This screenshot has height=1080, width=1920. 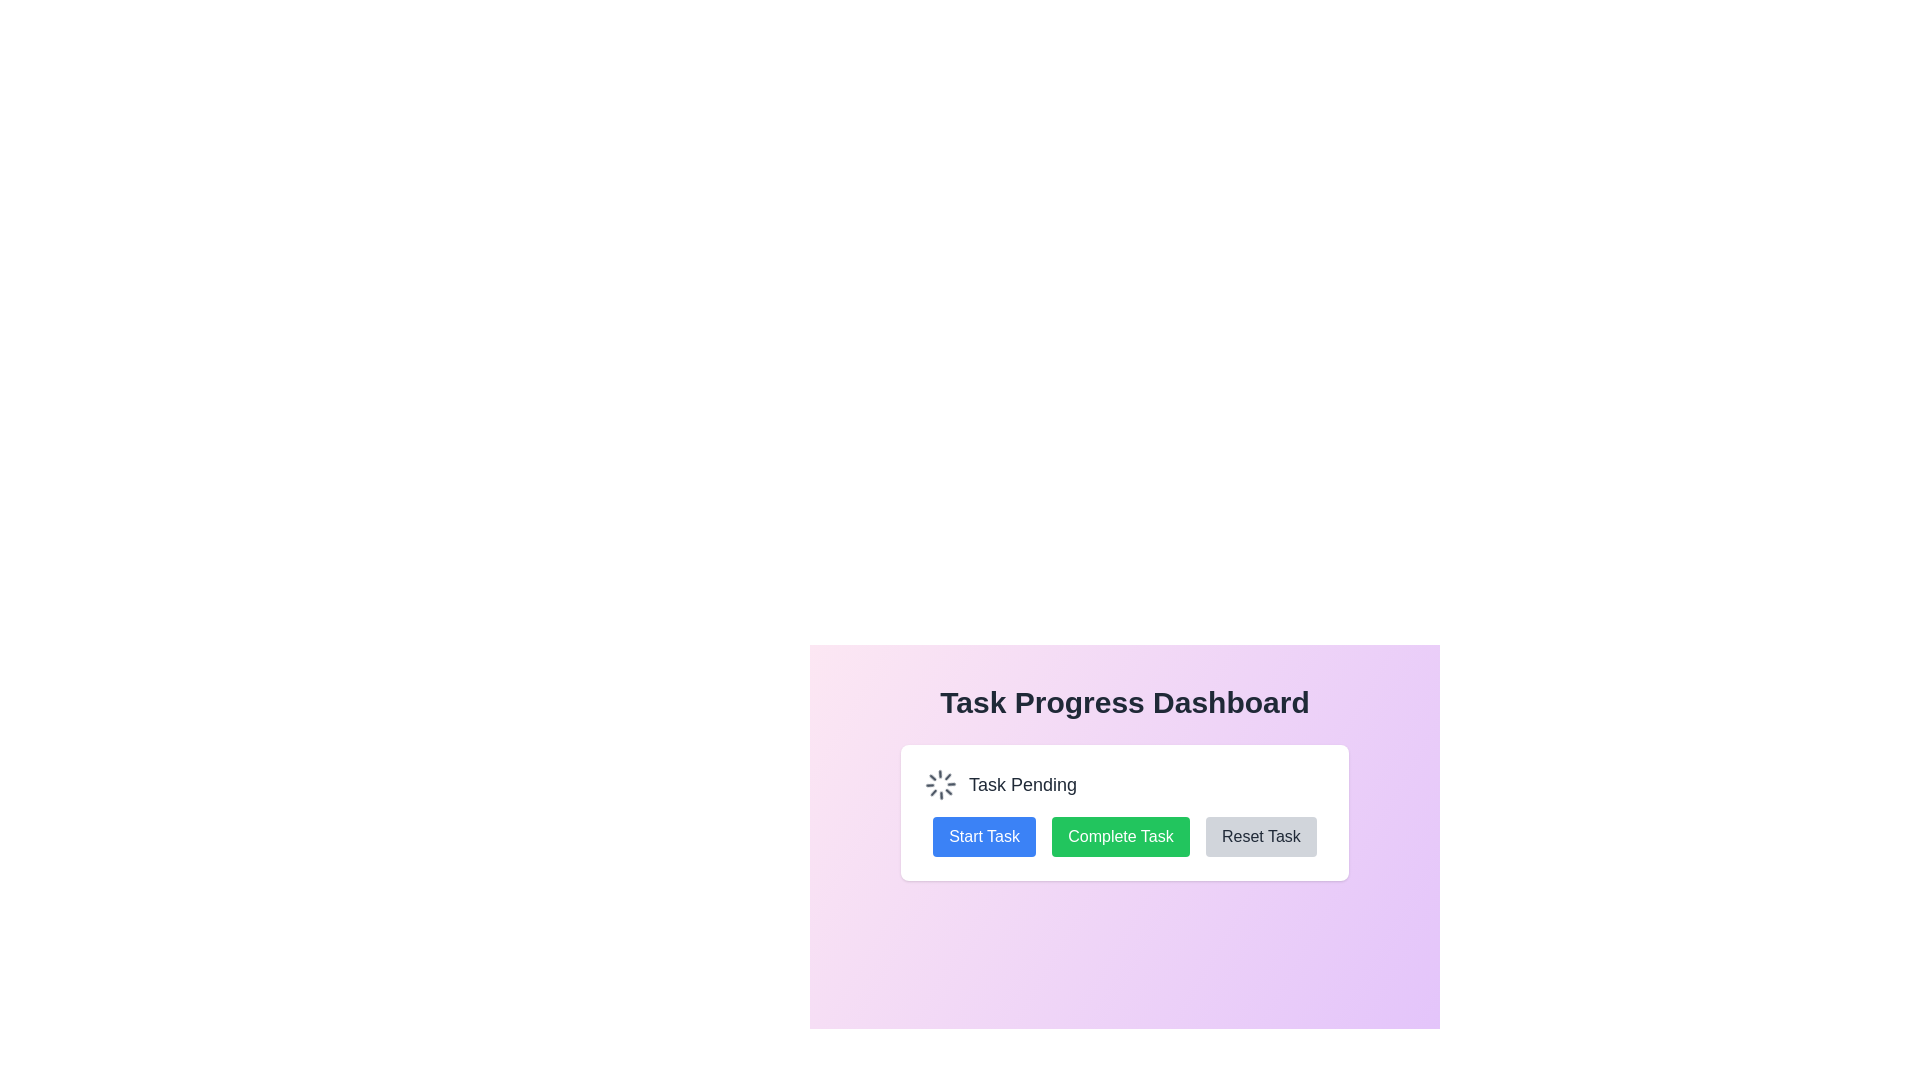 What do you see at coordinates (1124, 825) in the screenshot?
I see `the 'Complete Task' button, which is the second button from the left in a group of three horizontally aligned buttons with a green background and white text, to observe hover-specific effects` at bounding box center [1124, 825].